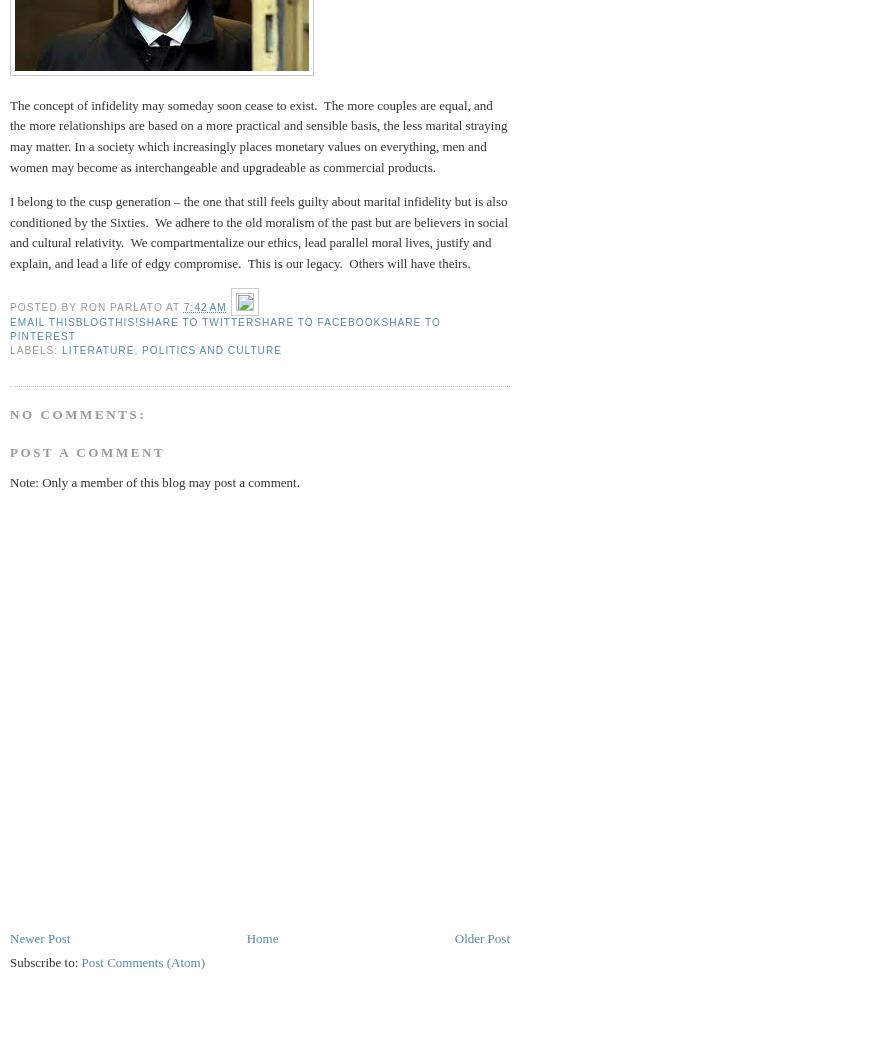 The height and width of the screenshot is (1042, 880). Describe the element at coordinates (258, 230) in the screenshot. I see `'I belong to the cusp generation – the one that still feels guilty about marital infidelity but is also conditioned by the Sixties.  We adhere to the old moralism of the past but are believers in social and cultural relativity.  We compartmentalize our ethics, lead parallel moral lives, justify and explain, and lead a life of edgy compromise.  This is our legacy.  Others will have theirs.'` at that location.